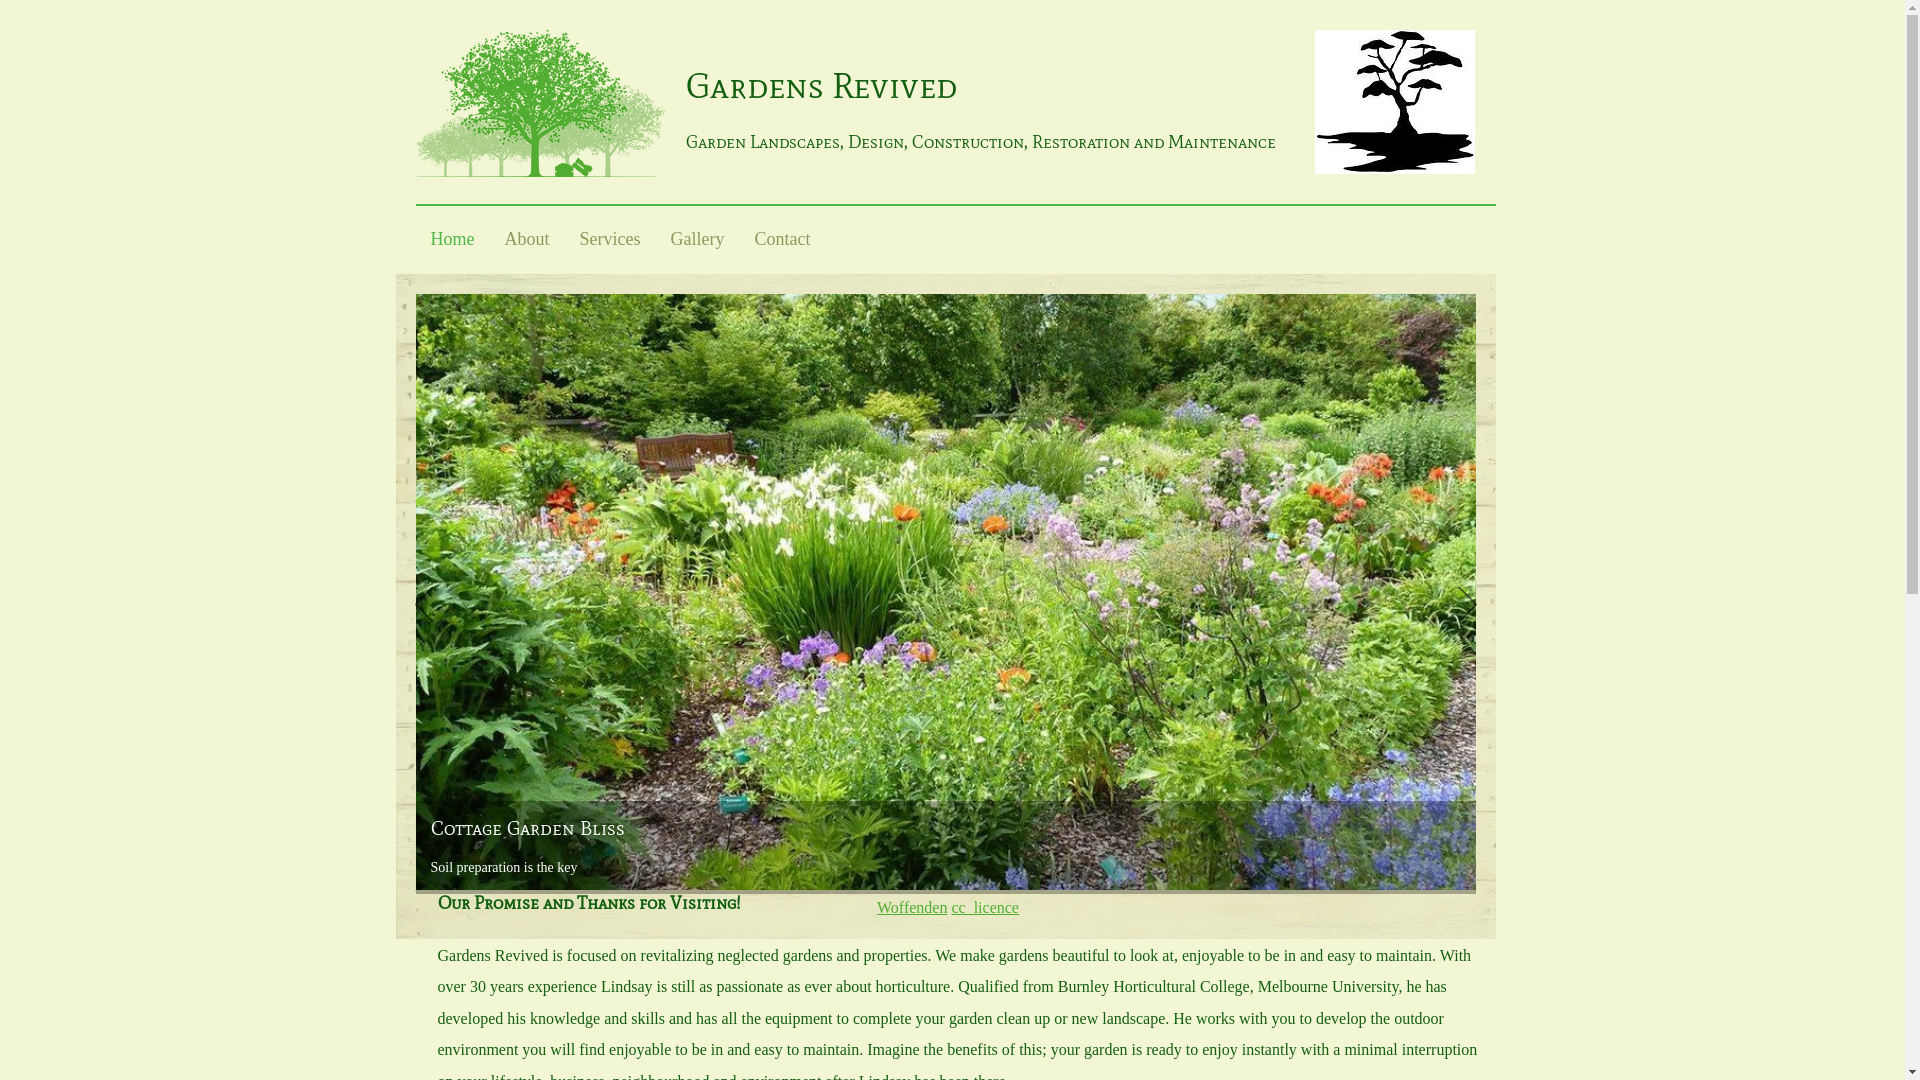 Image resolution: width=1920 pixels, height=1080 pixels. Describe the element at coordinates (527, 238) in the screenshot. I see `'About'` at that location.